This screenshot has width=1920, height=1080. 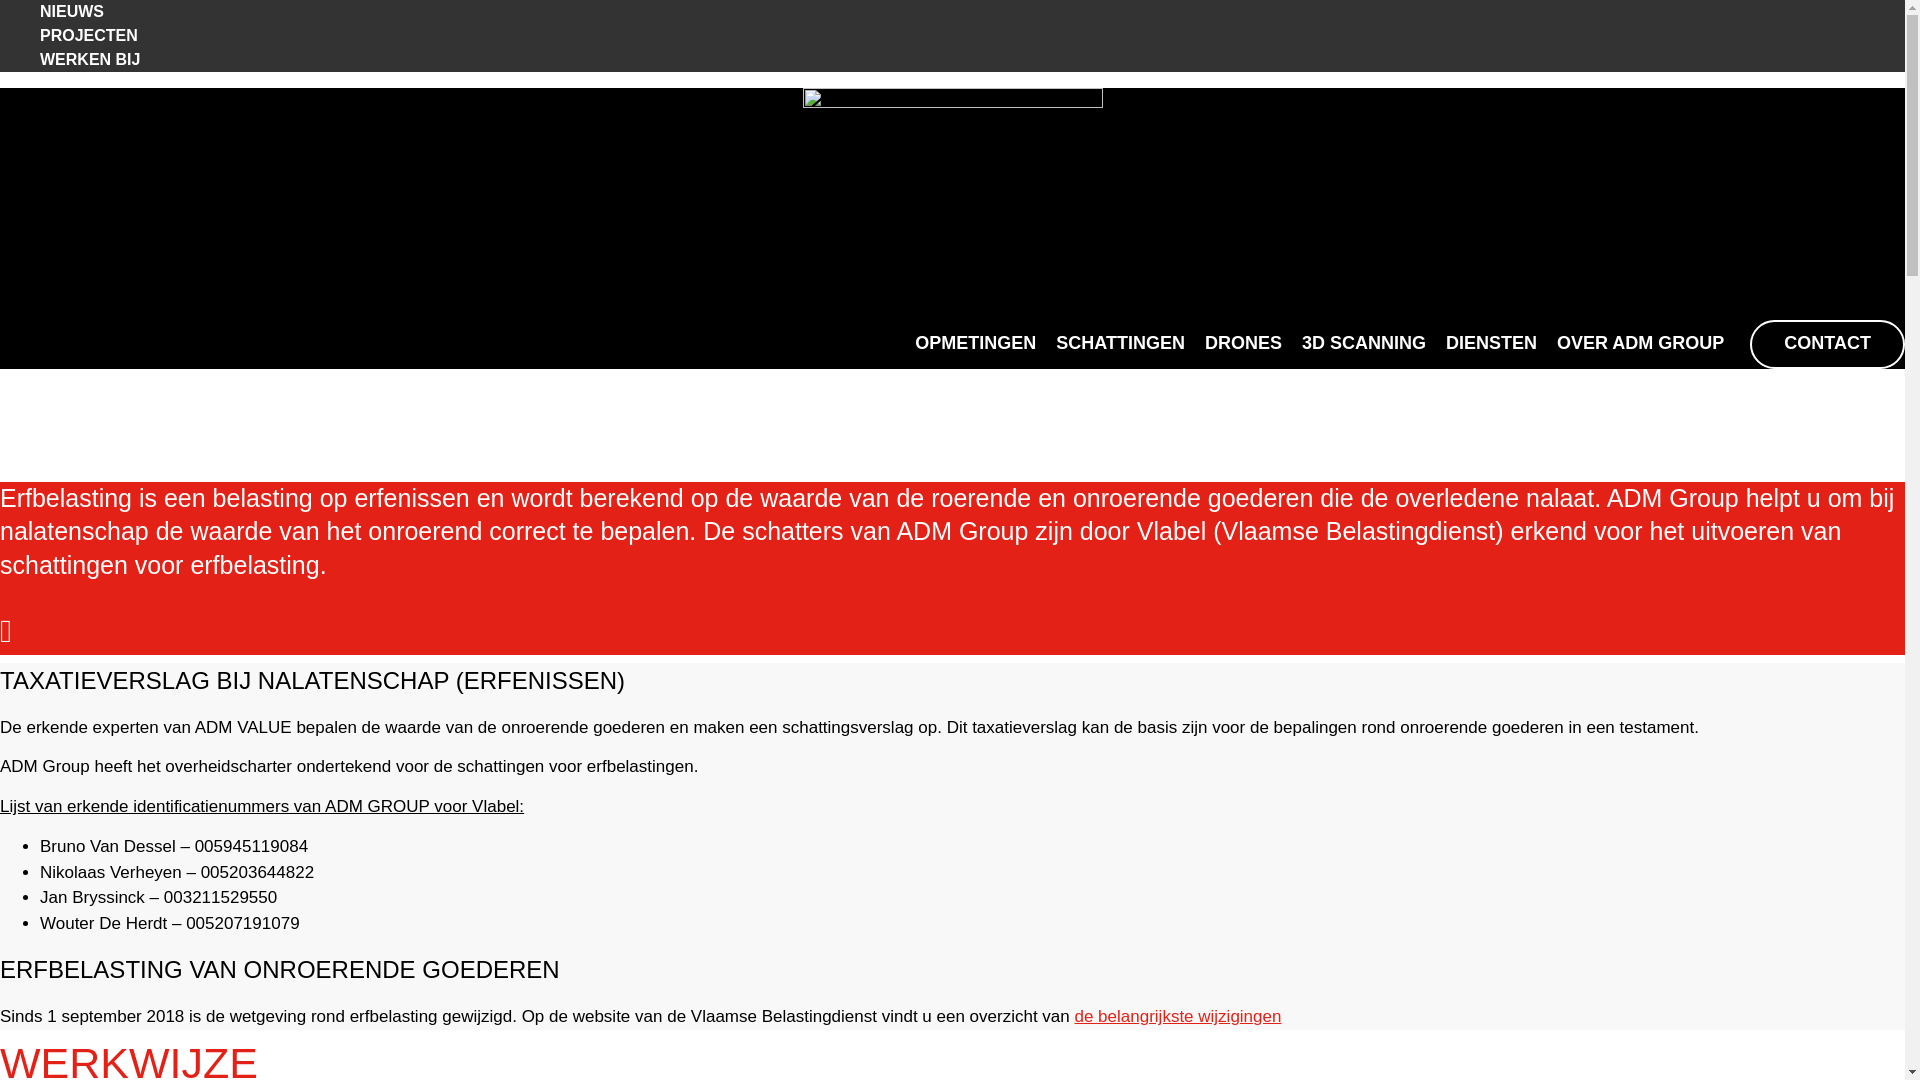 I want to click on 'SCHATTINGEN', so click(x=1120, y=343).